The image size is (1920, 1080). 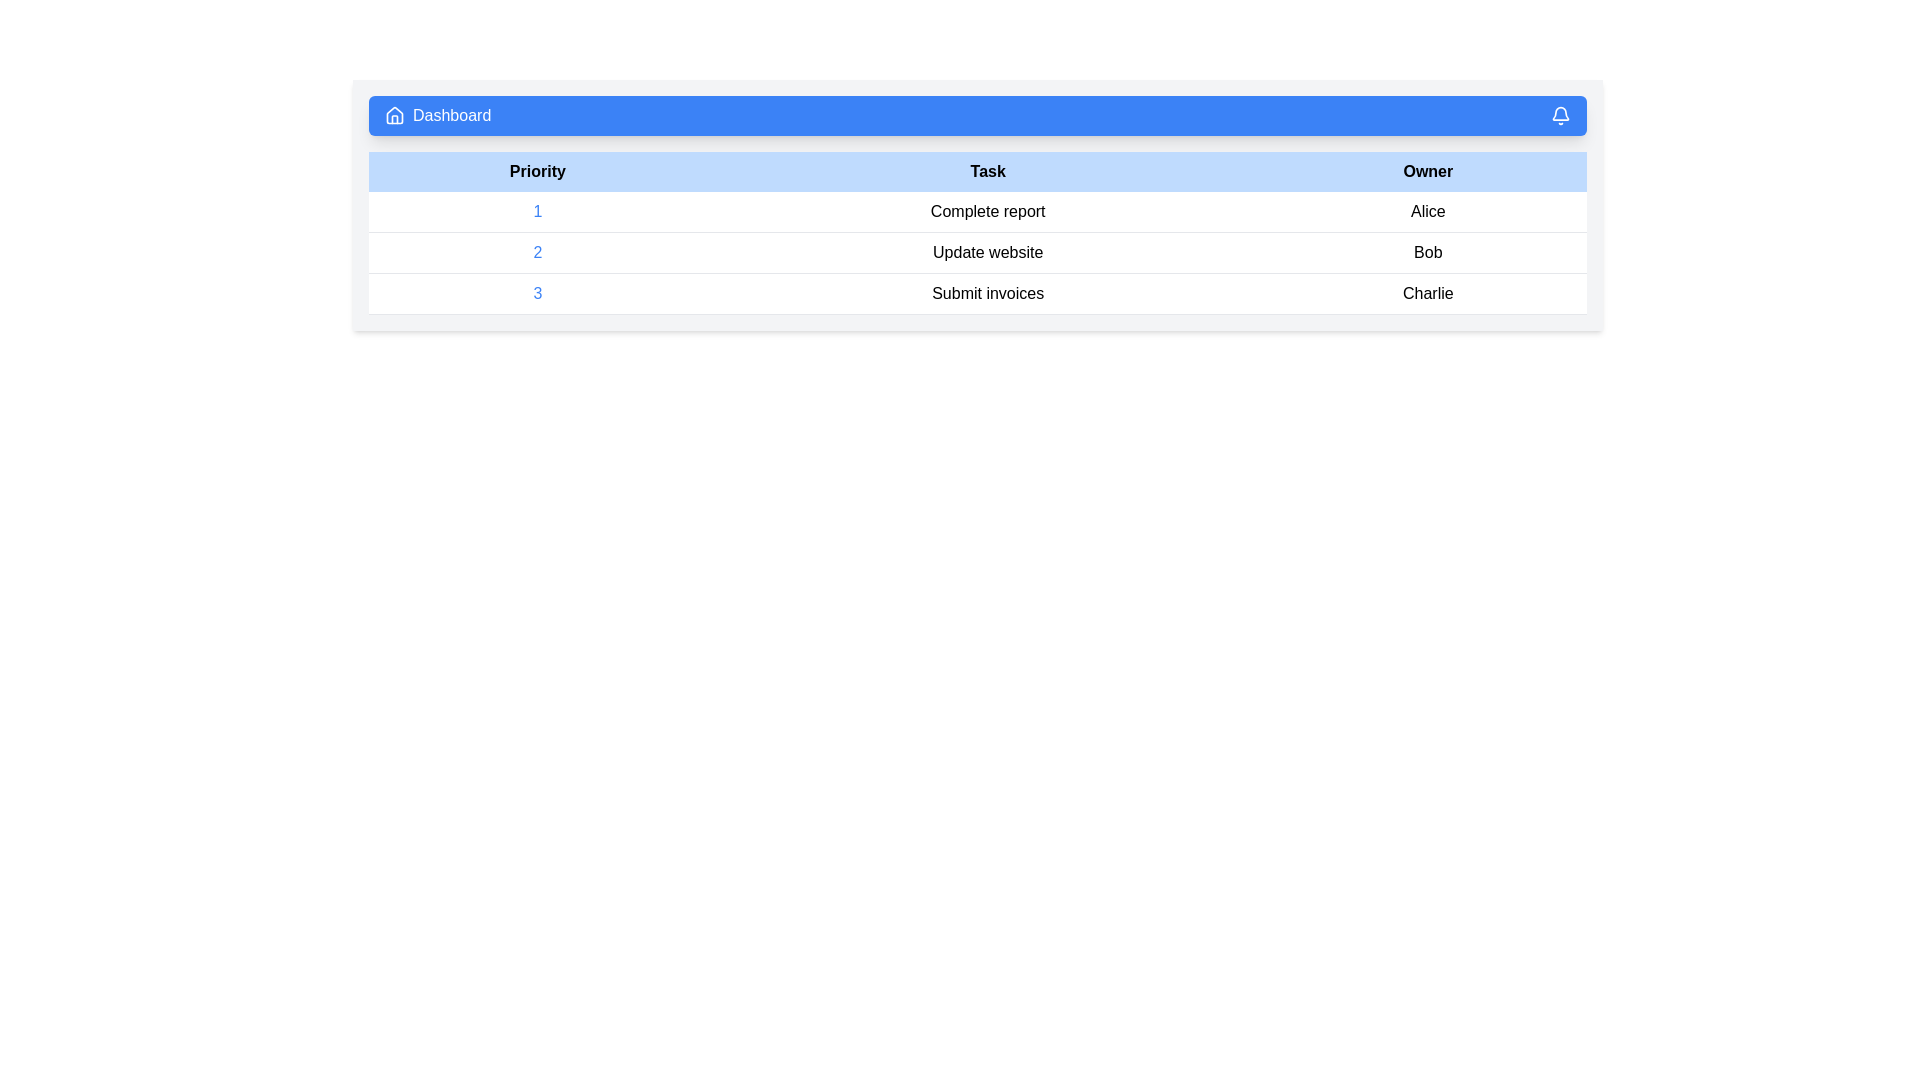 What do you see at coordinates (988, 212) in the screenshot?
I see `the static text label representing the task name in the first row of the table under the 'Task' column, which is associated with priority 1 and owner Alice` at bounding box center [988, 212].